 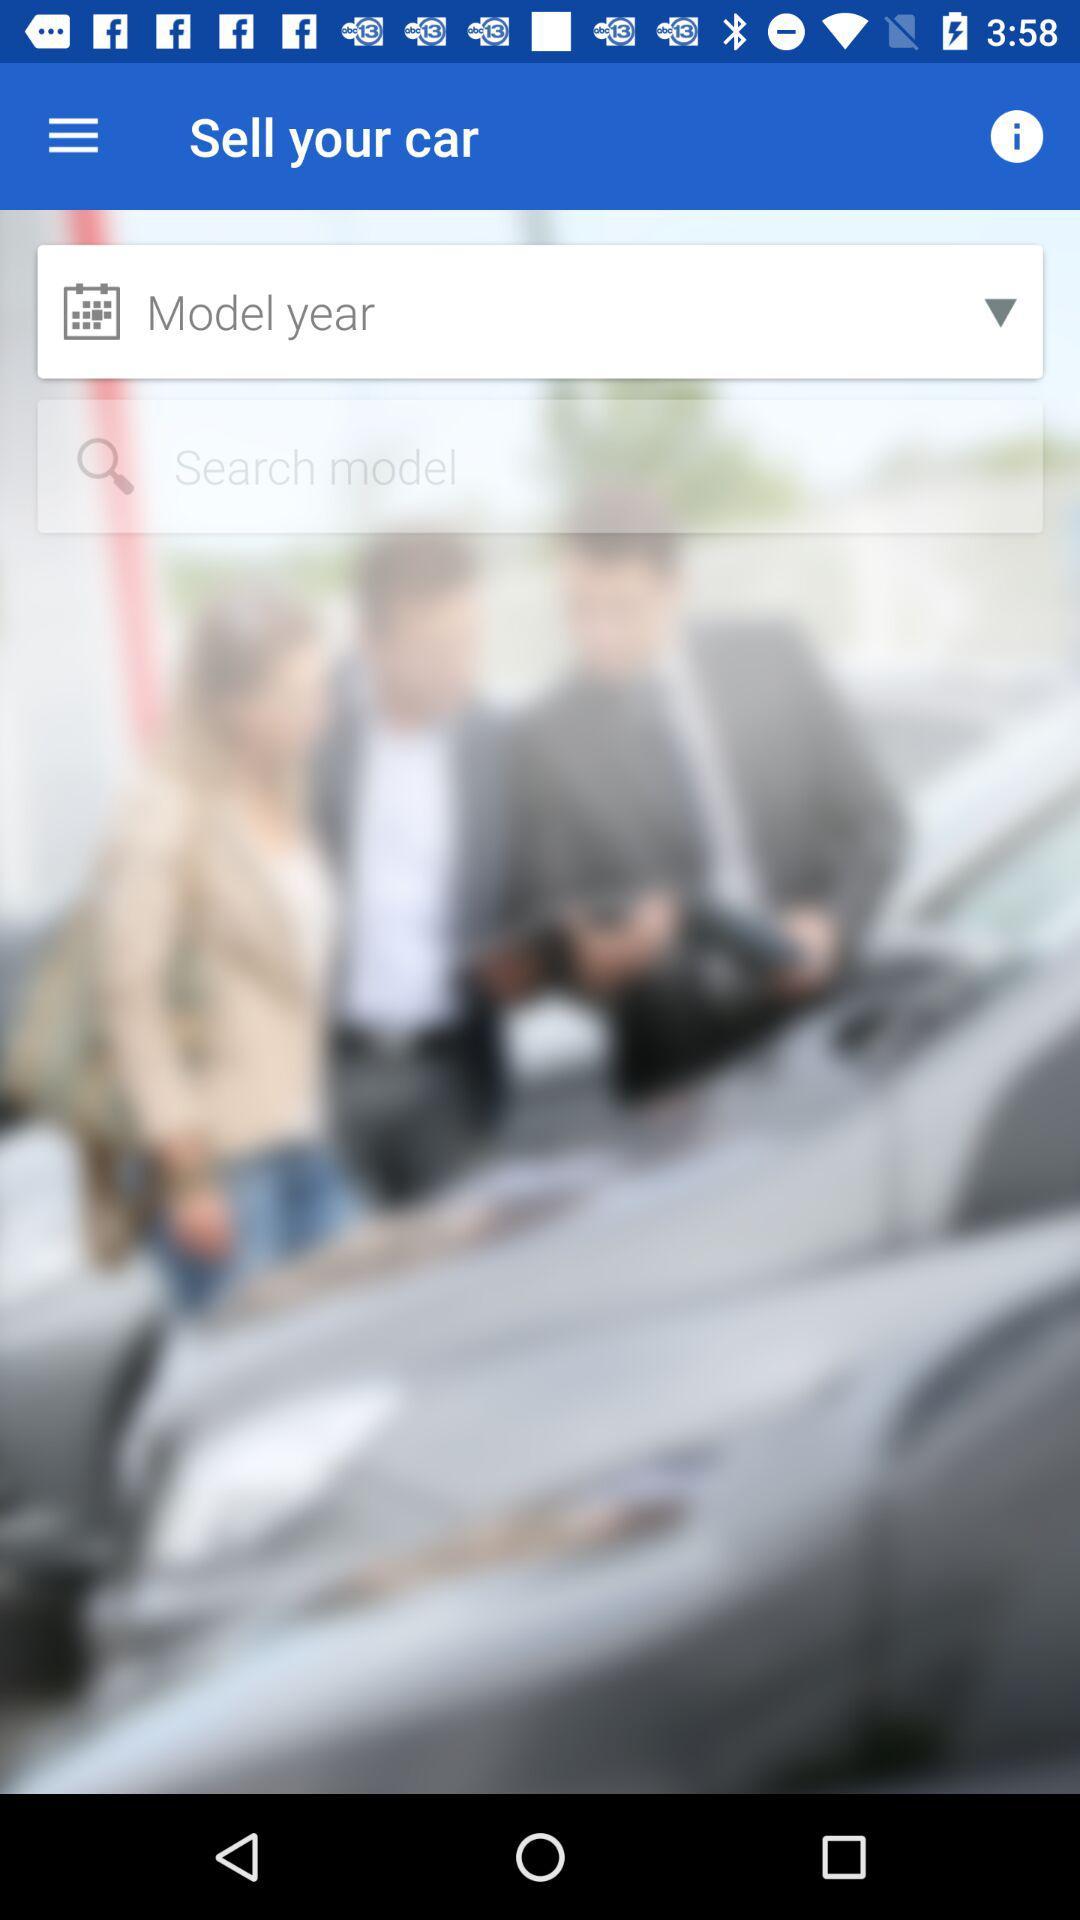 I want to click on search model, so click(x=540, y=465).